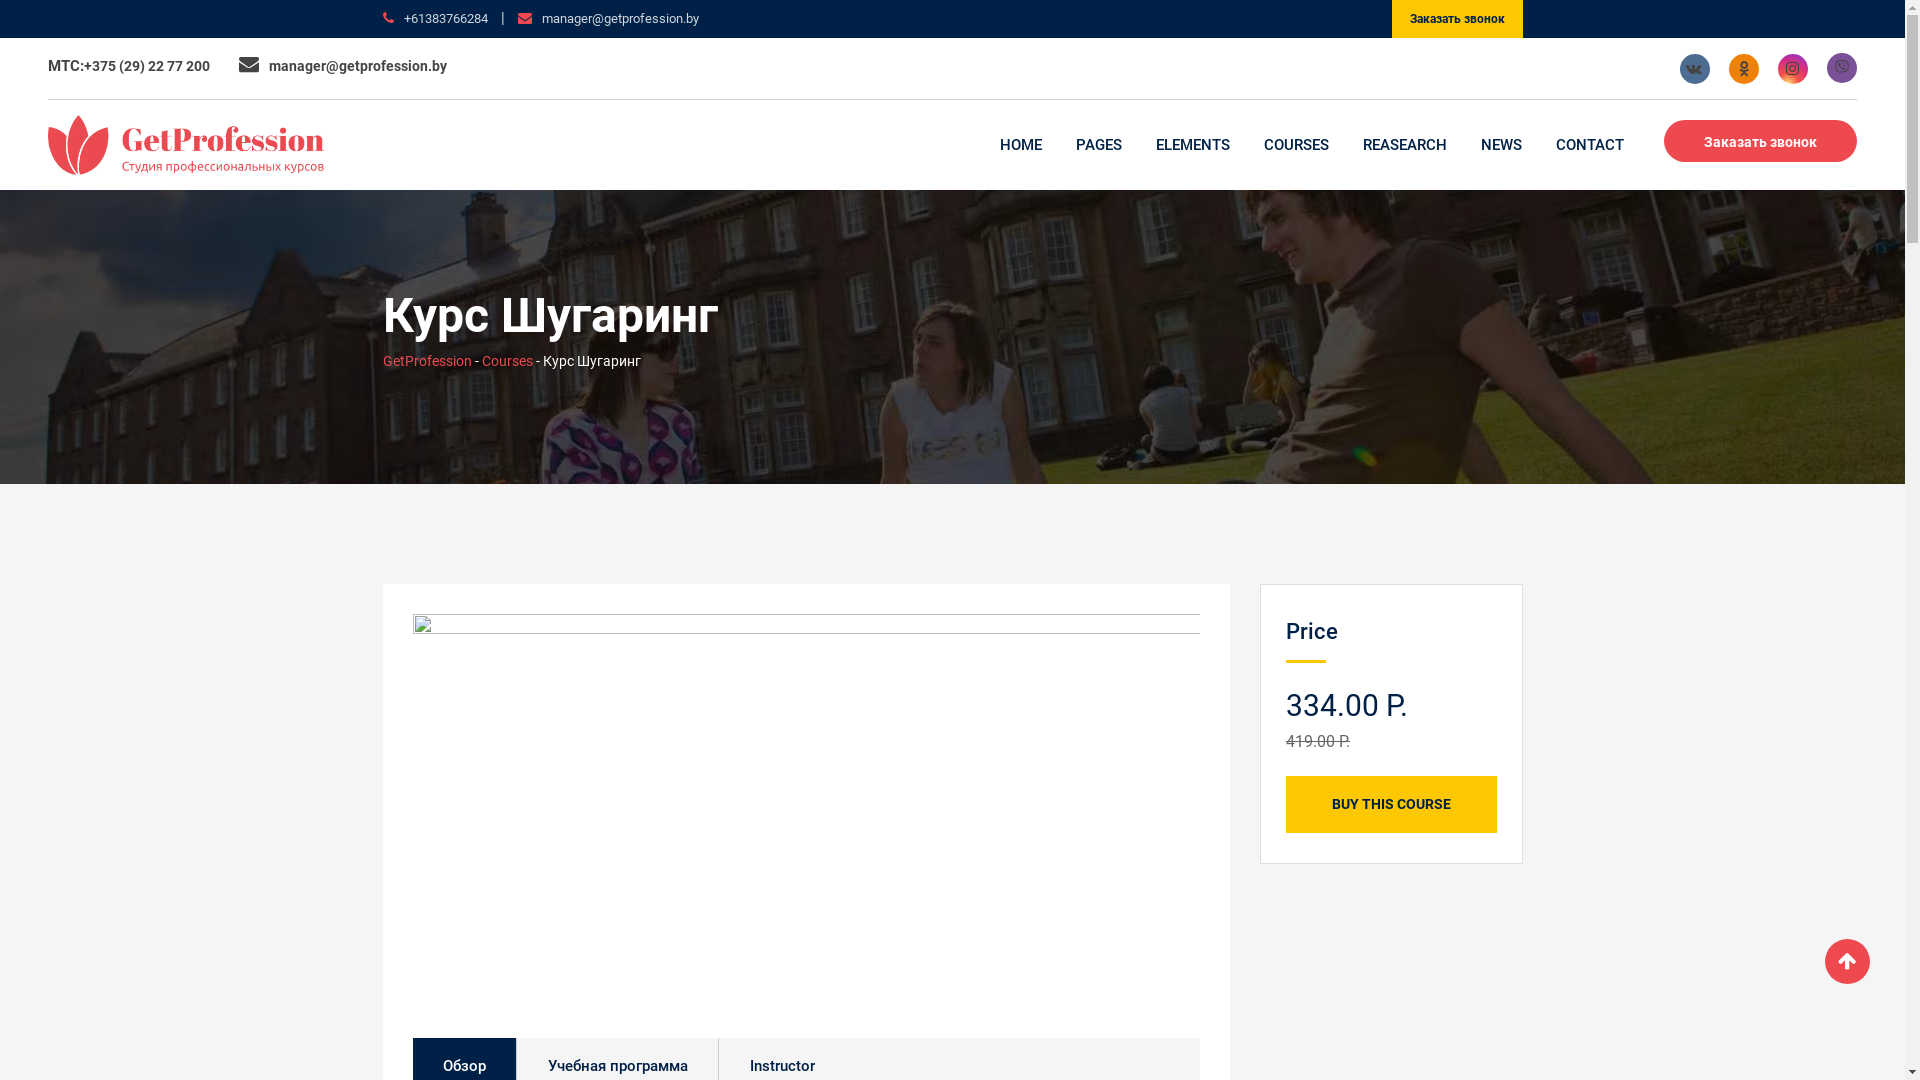  What do you see at coordinates (1193, 144) in the screenshot?
I see `'ELEMENTS'` at bounding box center [1193, 144].